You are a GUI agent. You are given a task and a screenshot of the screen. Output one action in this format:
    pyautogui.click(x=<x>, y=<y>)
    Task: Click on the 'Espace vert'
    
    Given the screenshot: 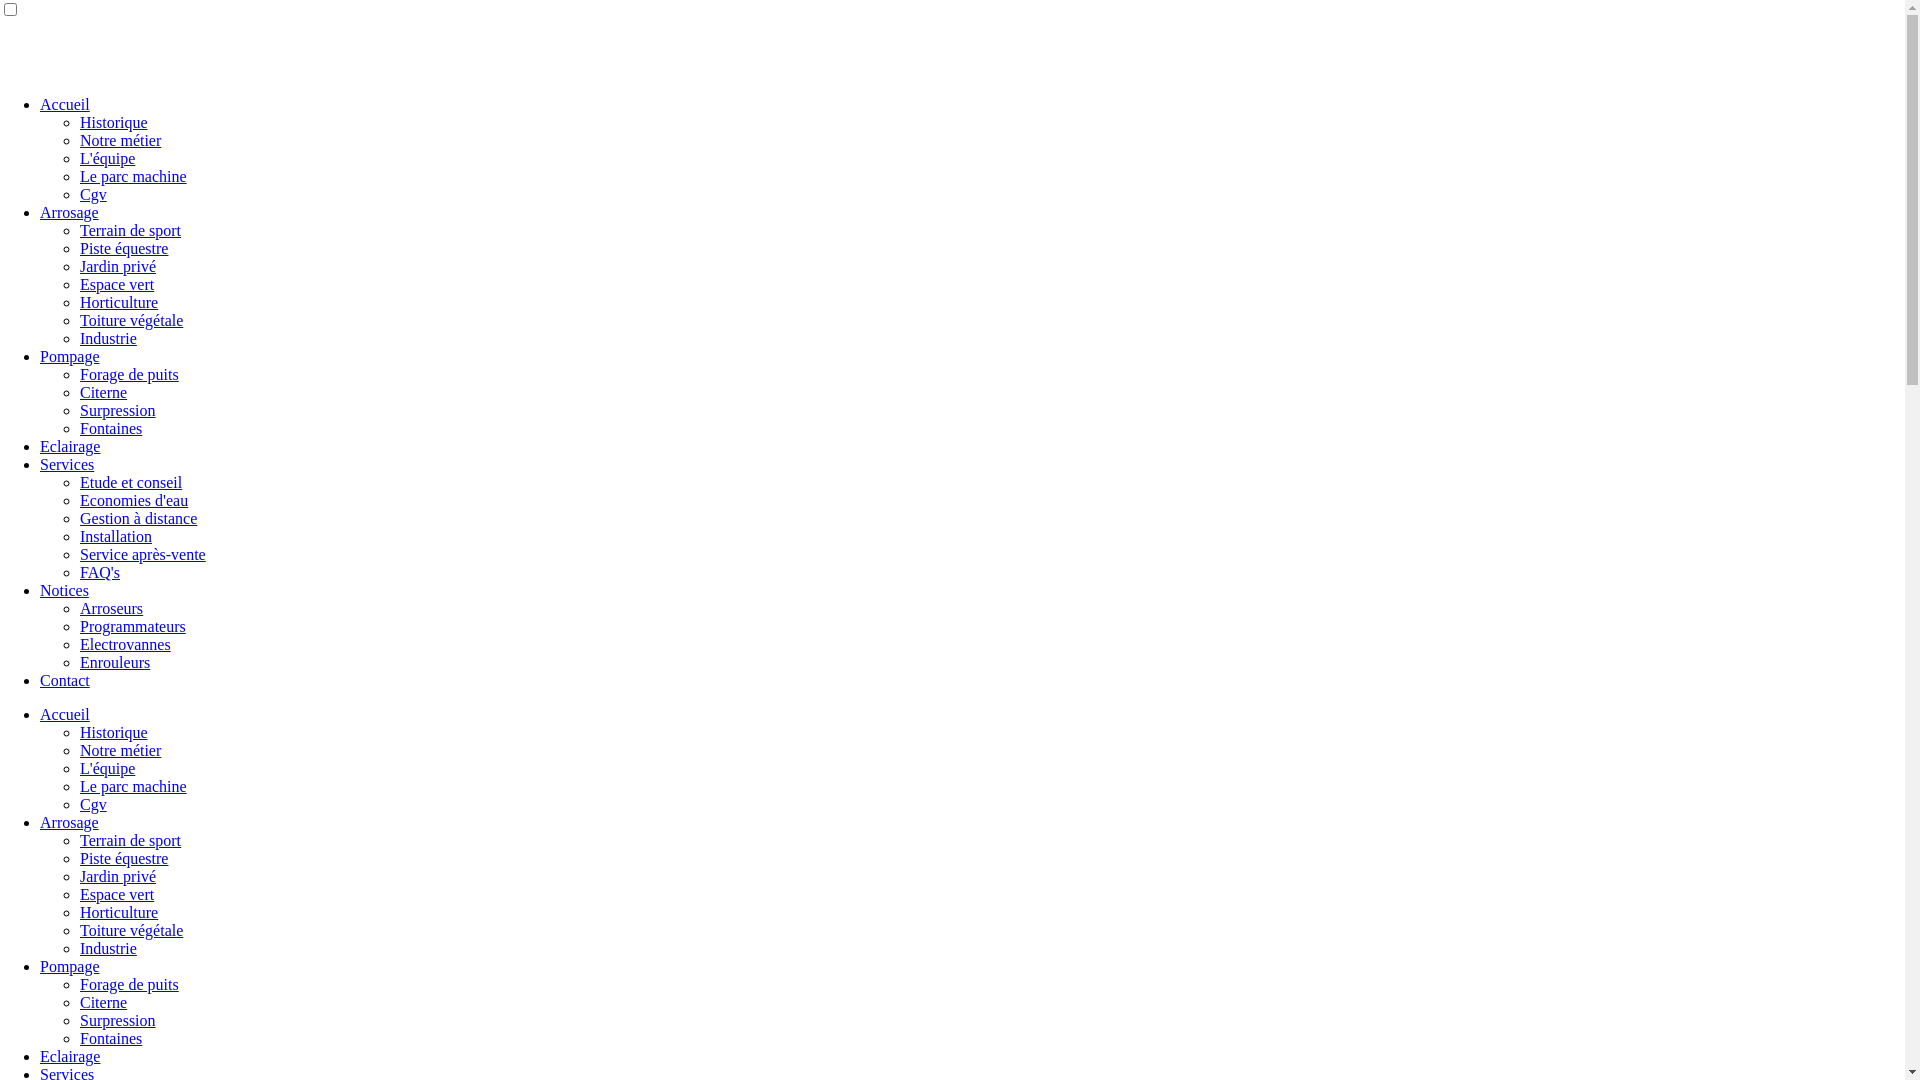 What is the action you would take?
    pyautogui.click(x=80, y=893)
    